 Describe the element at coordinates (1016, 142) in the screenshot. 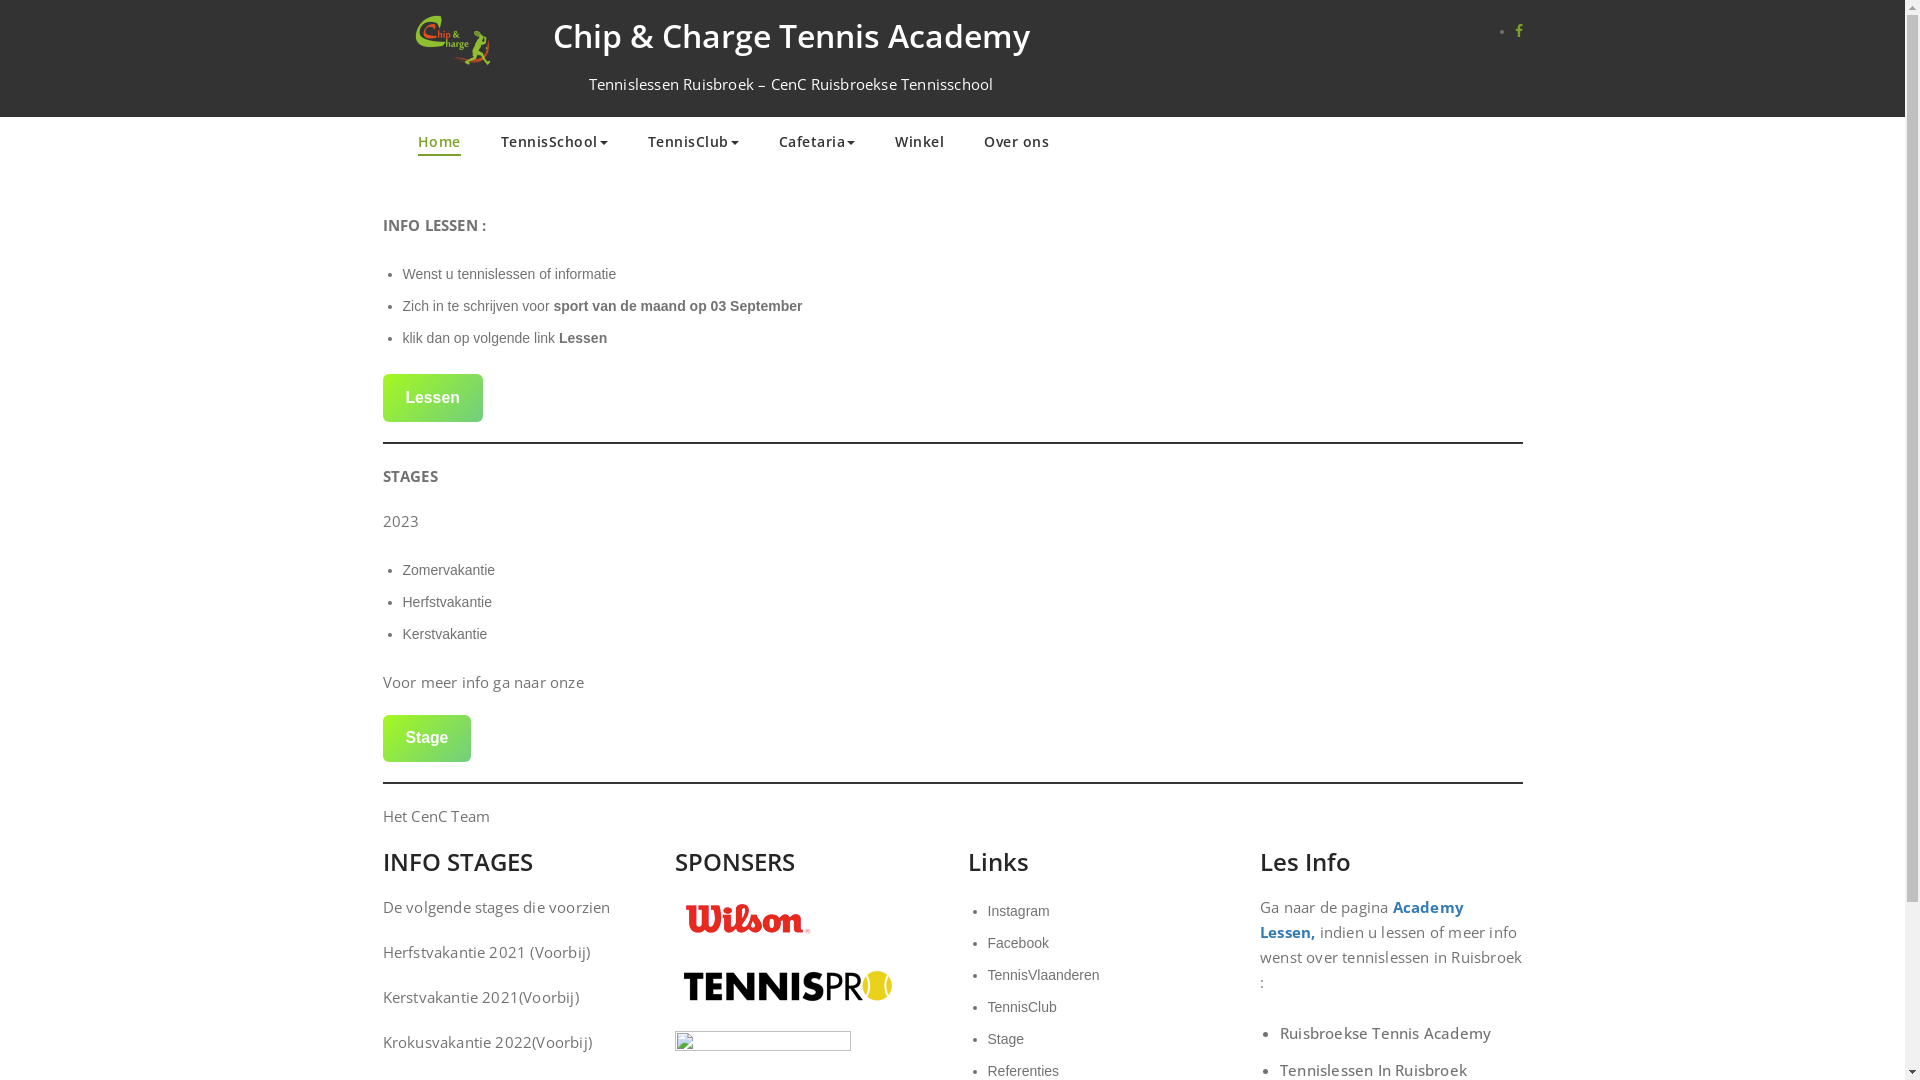

I see `'Over ons'` at that location.